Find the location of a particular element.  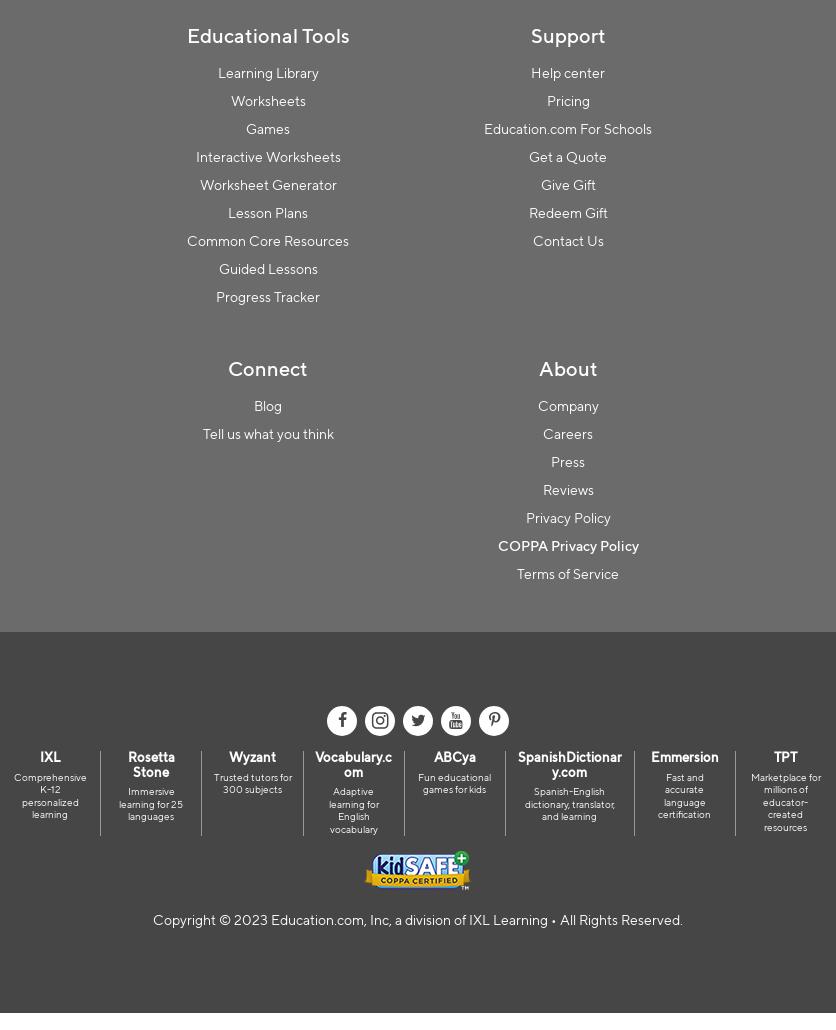

'Educational Tools' is located at coordinates (267, 34).